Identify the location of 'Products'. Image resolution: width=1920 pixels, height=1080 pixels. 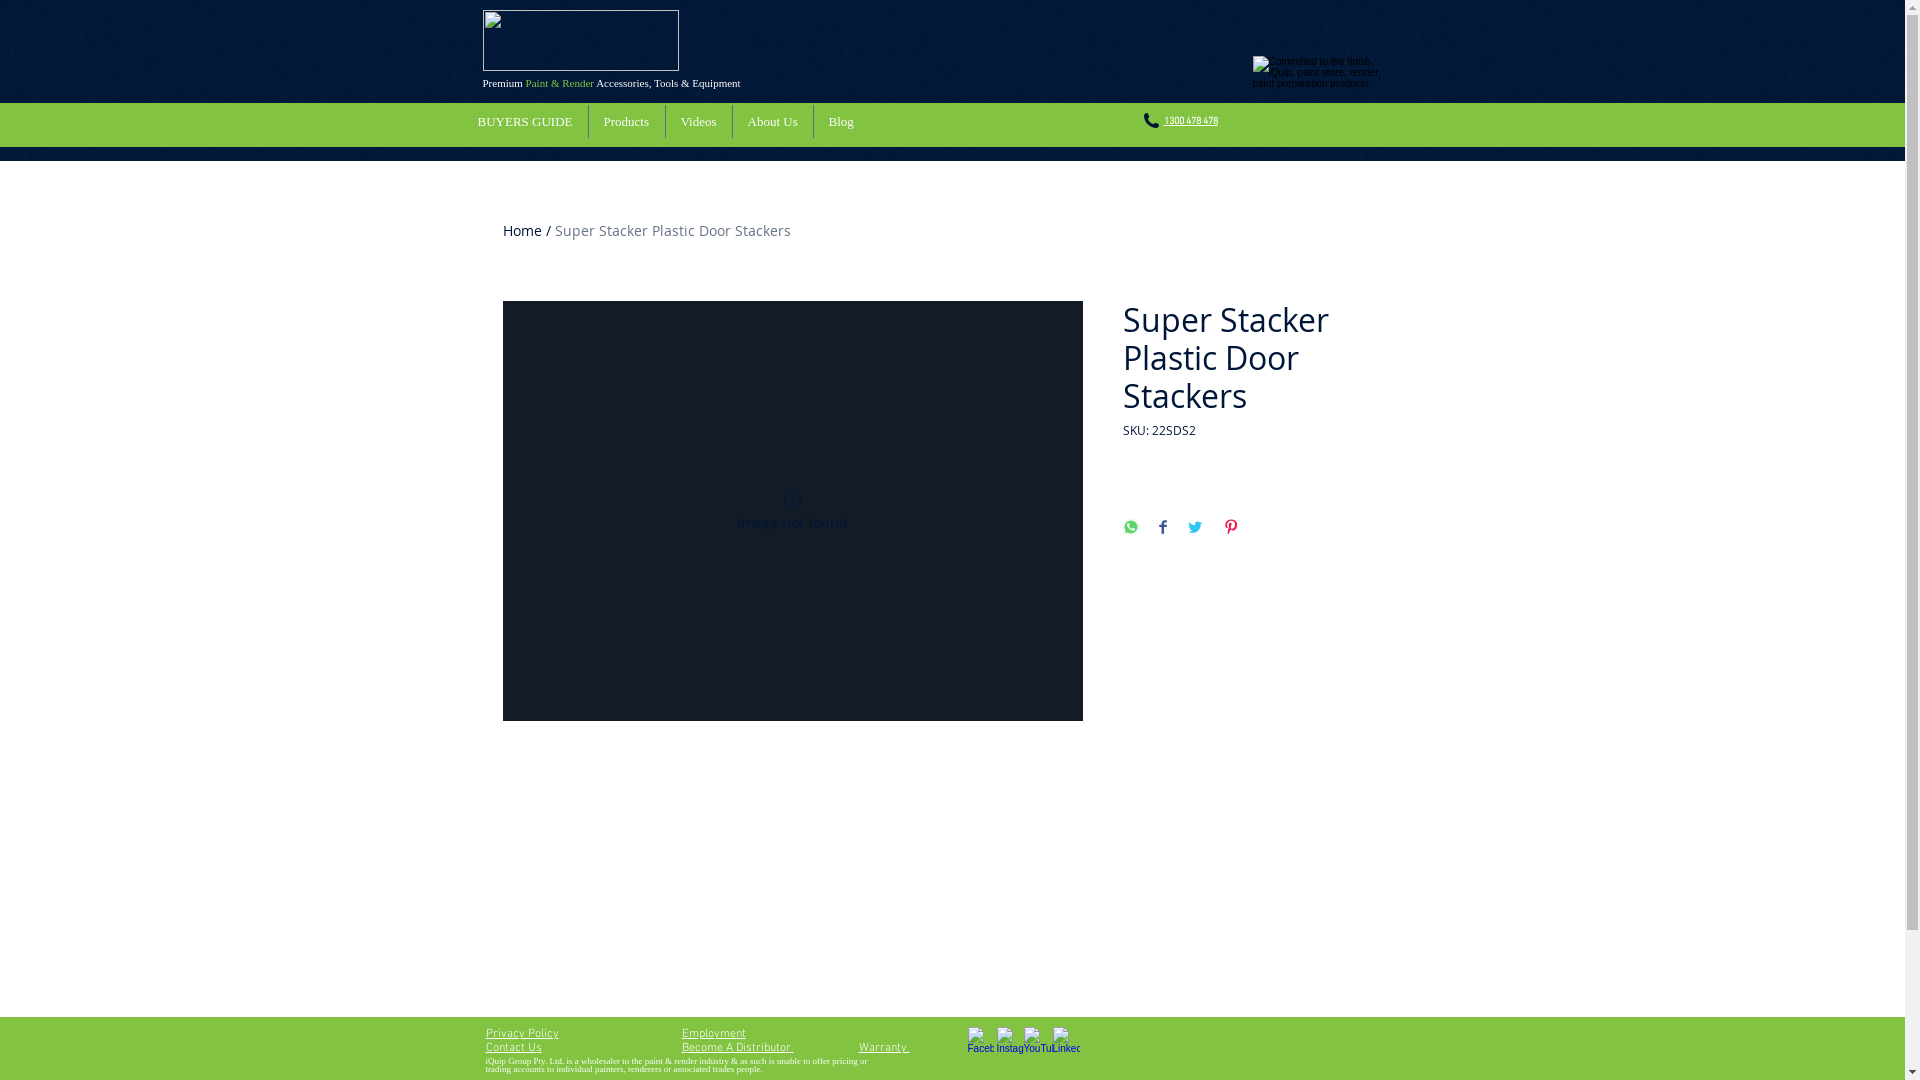
(587, 121).